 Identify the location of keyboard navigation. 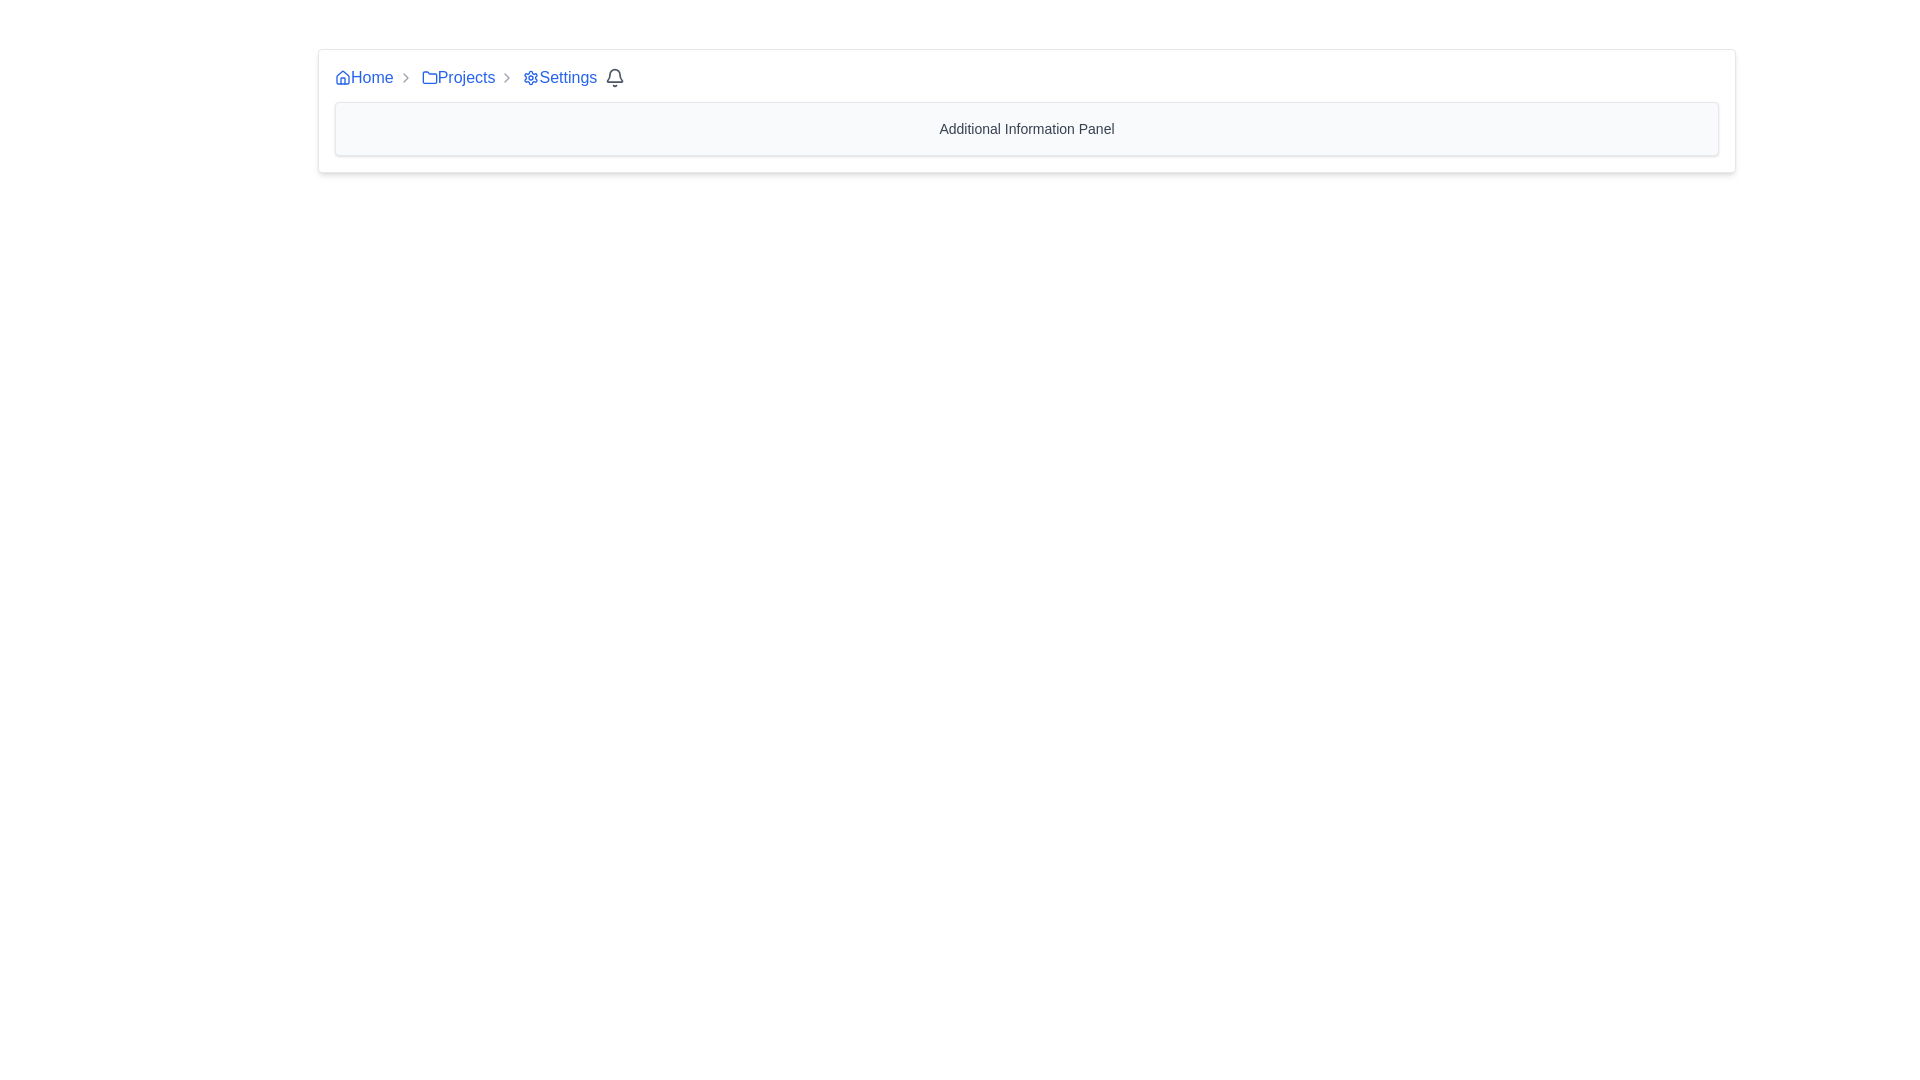
(531, 76).